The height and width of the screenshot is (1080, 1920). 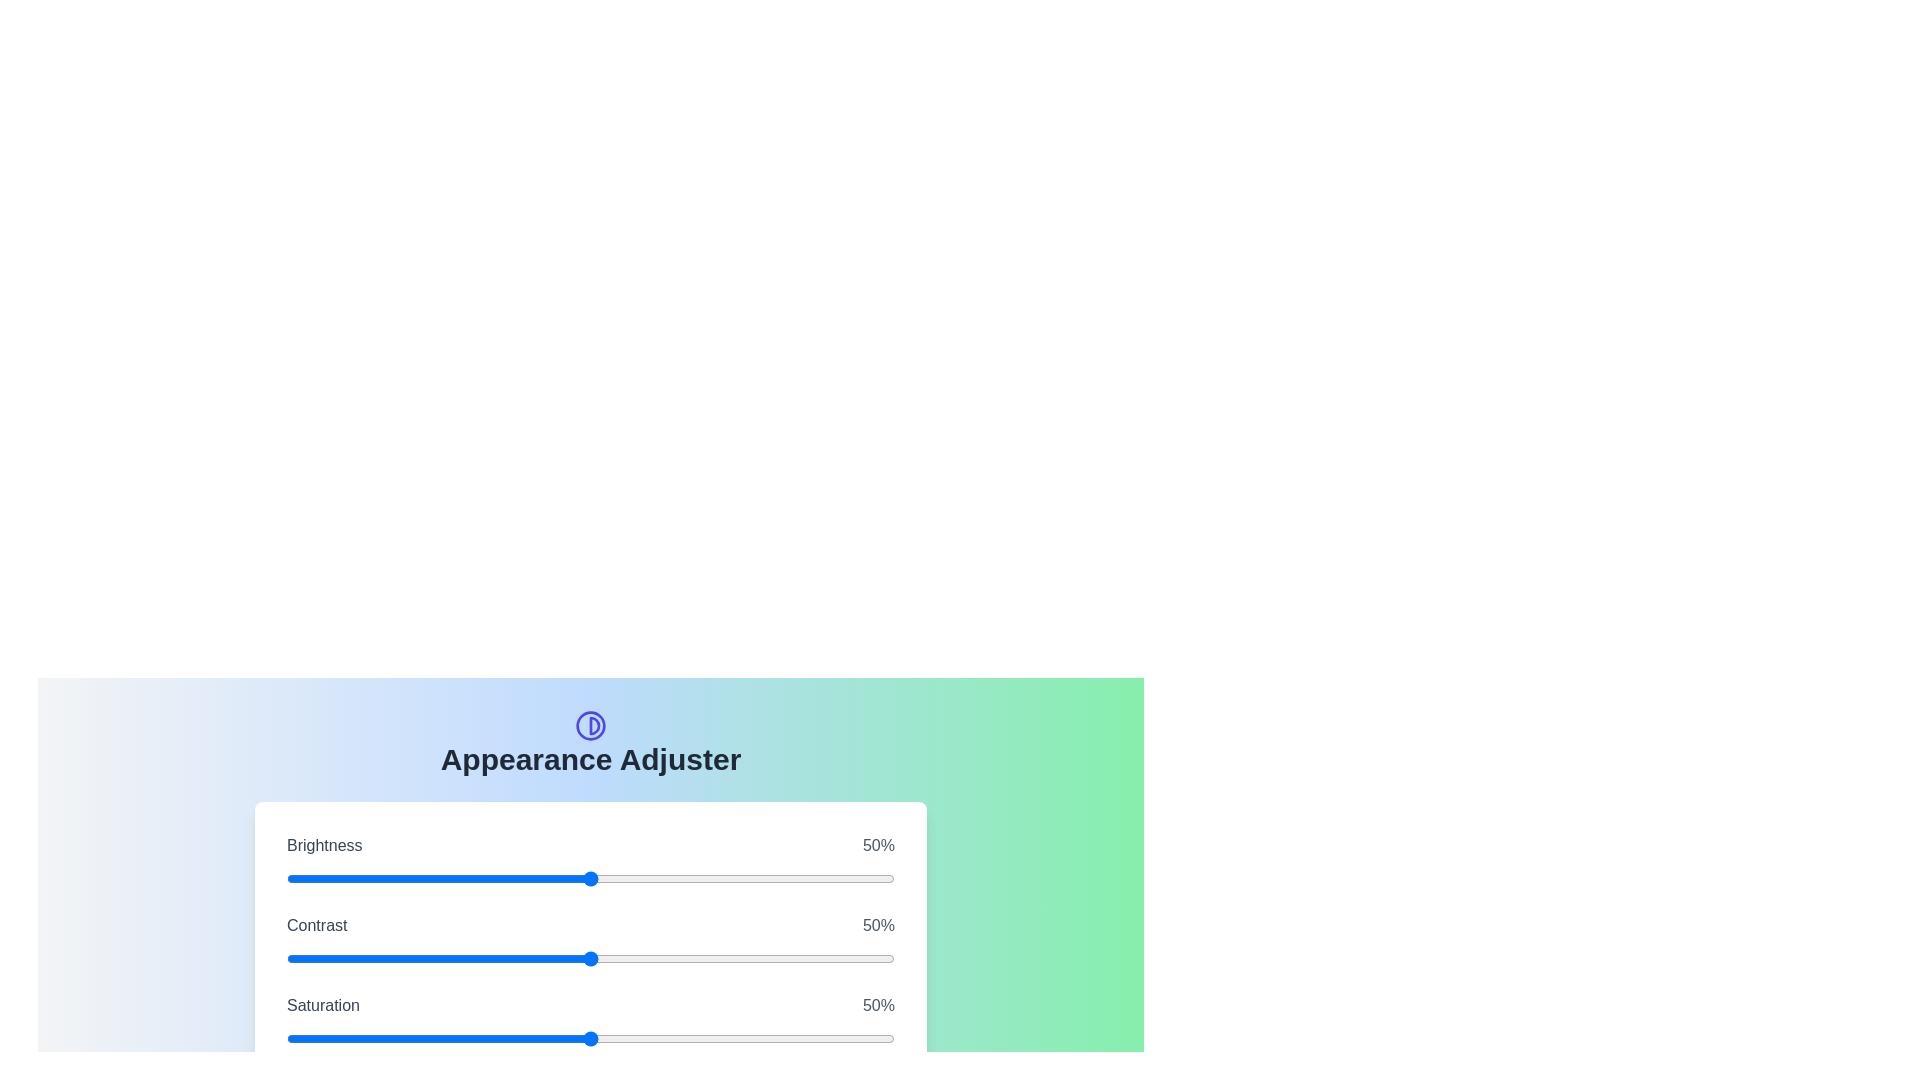 I want to click on the 0 slider to 8%, so click(x=614, y=878).